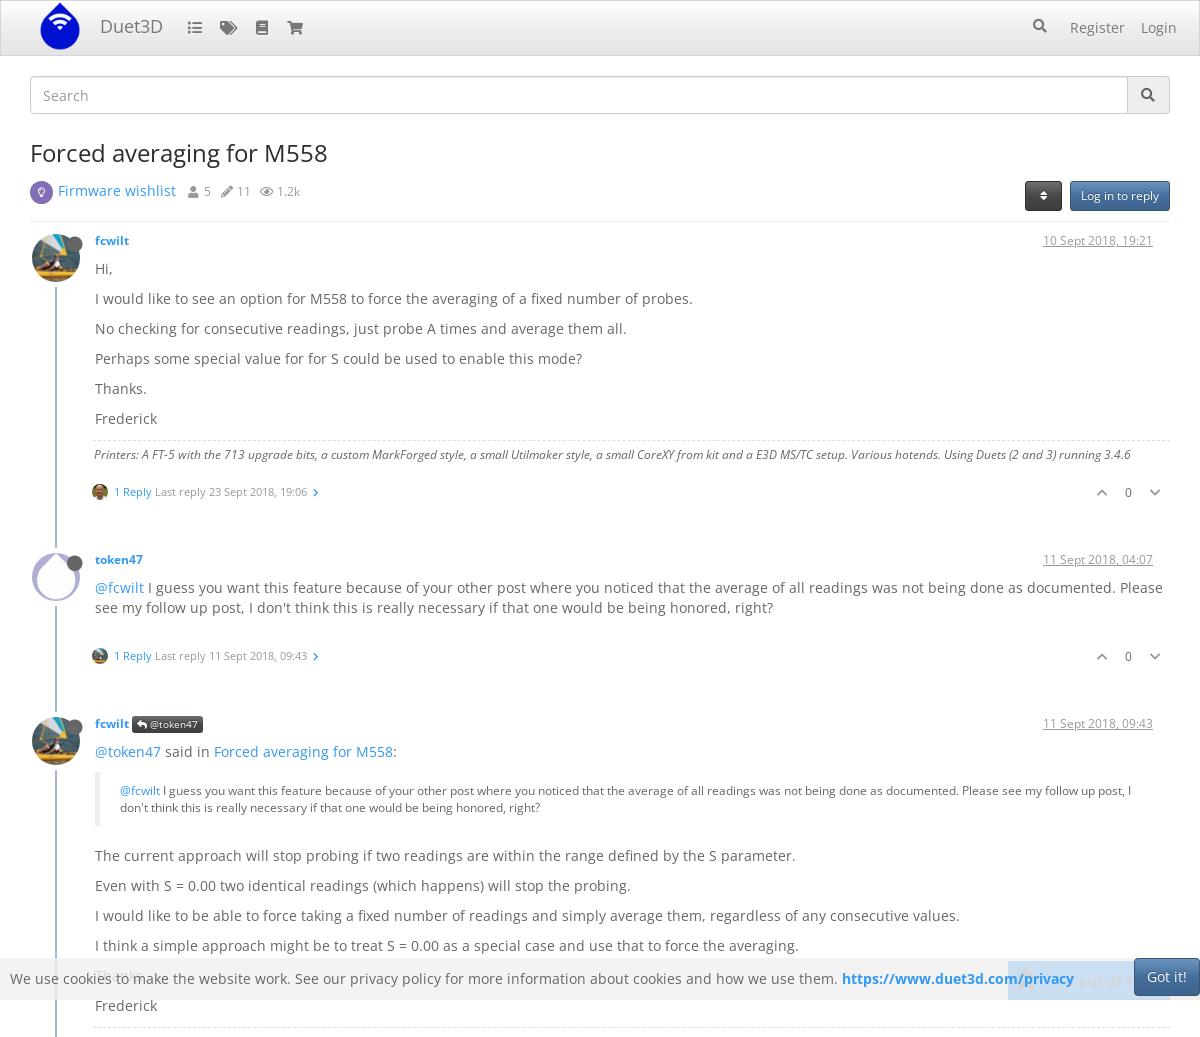 This screenshot has height=1037, width=1200. What do you see at coordinates (612, 453) in the screenshot?
I see `'Printers: A FT-5 with the 713 upgrade bits, a custom MarkForged style, a small Utilmaker style, a small CoreXY from kit and a E3D MS/TC setup. Various hotends. Using Duets (2 and 3) running 3.4.6'` at bounding box center [612, 453].